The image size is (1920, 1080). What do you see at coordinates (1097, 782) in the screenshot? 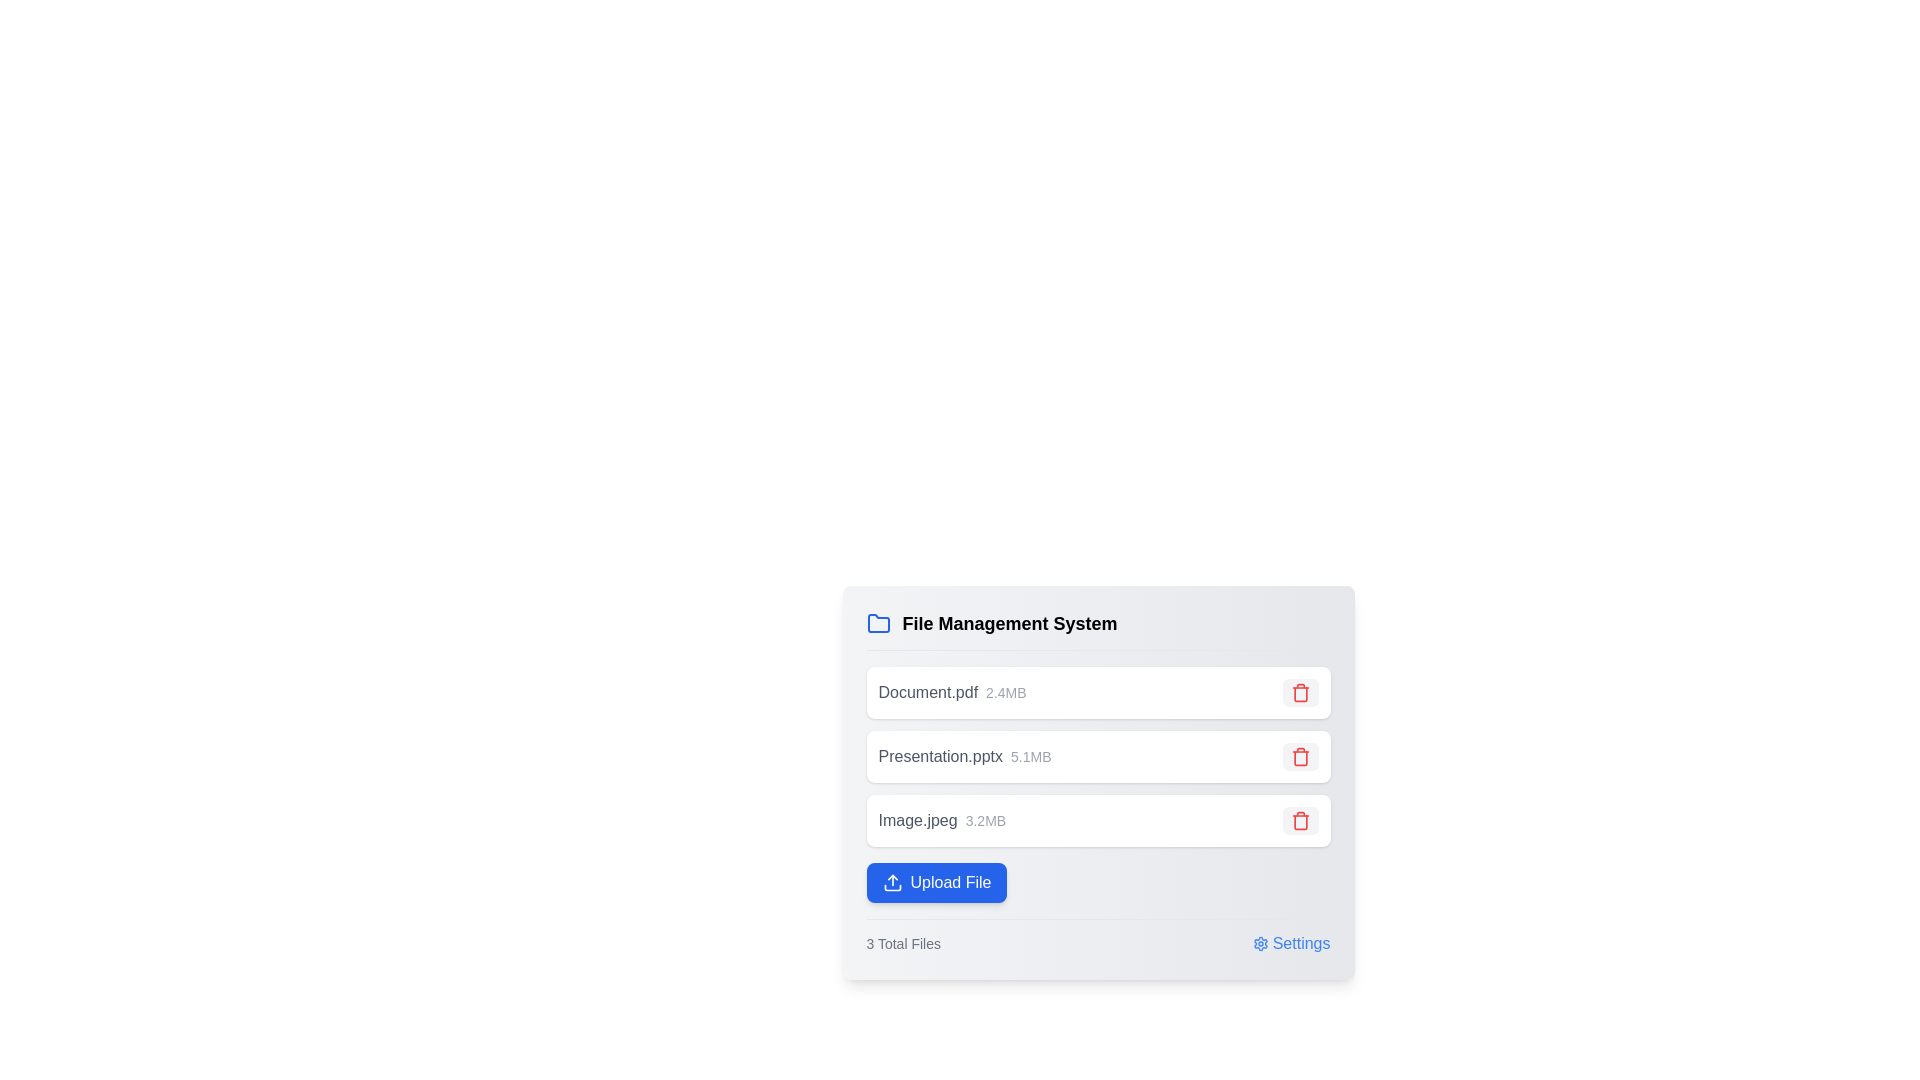
I see `the second row` at bounding box center [1097, 782].